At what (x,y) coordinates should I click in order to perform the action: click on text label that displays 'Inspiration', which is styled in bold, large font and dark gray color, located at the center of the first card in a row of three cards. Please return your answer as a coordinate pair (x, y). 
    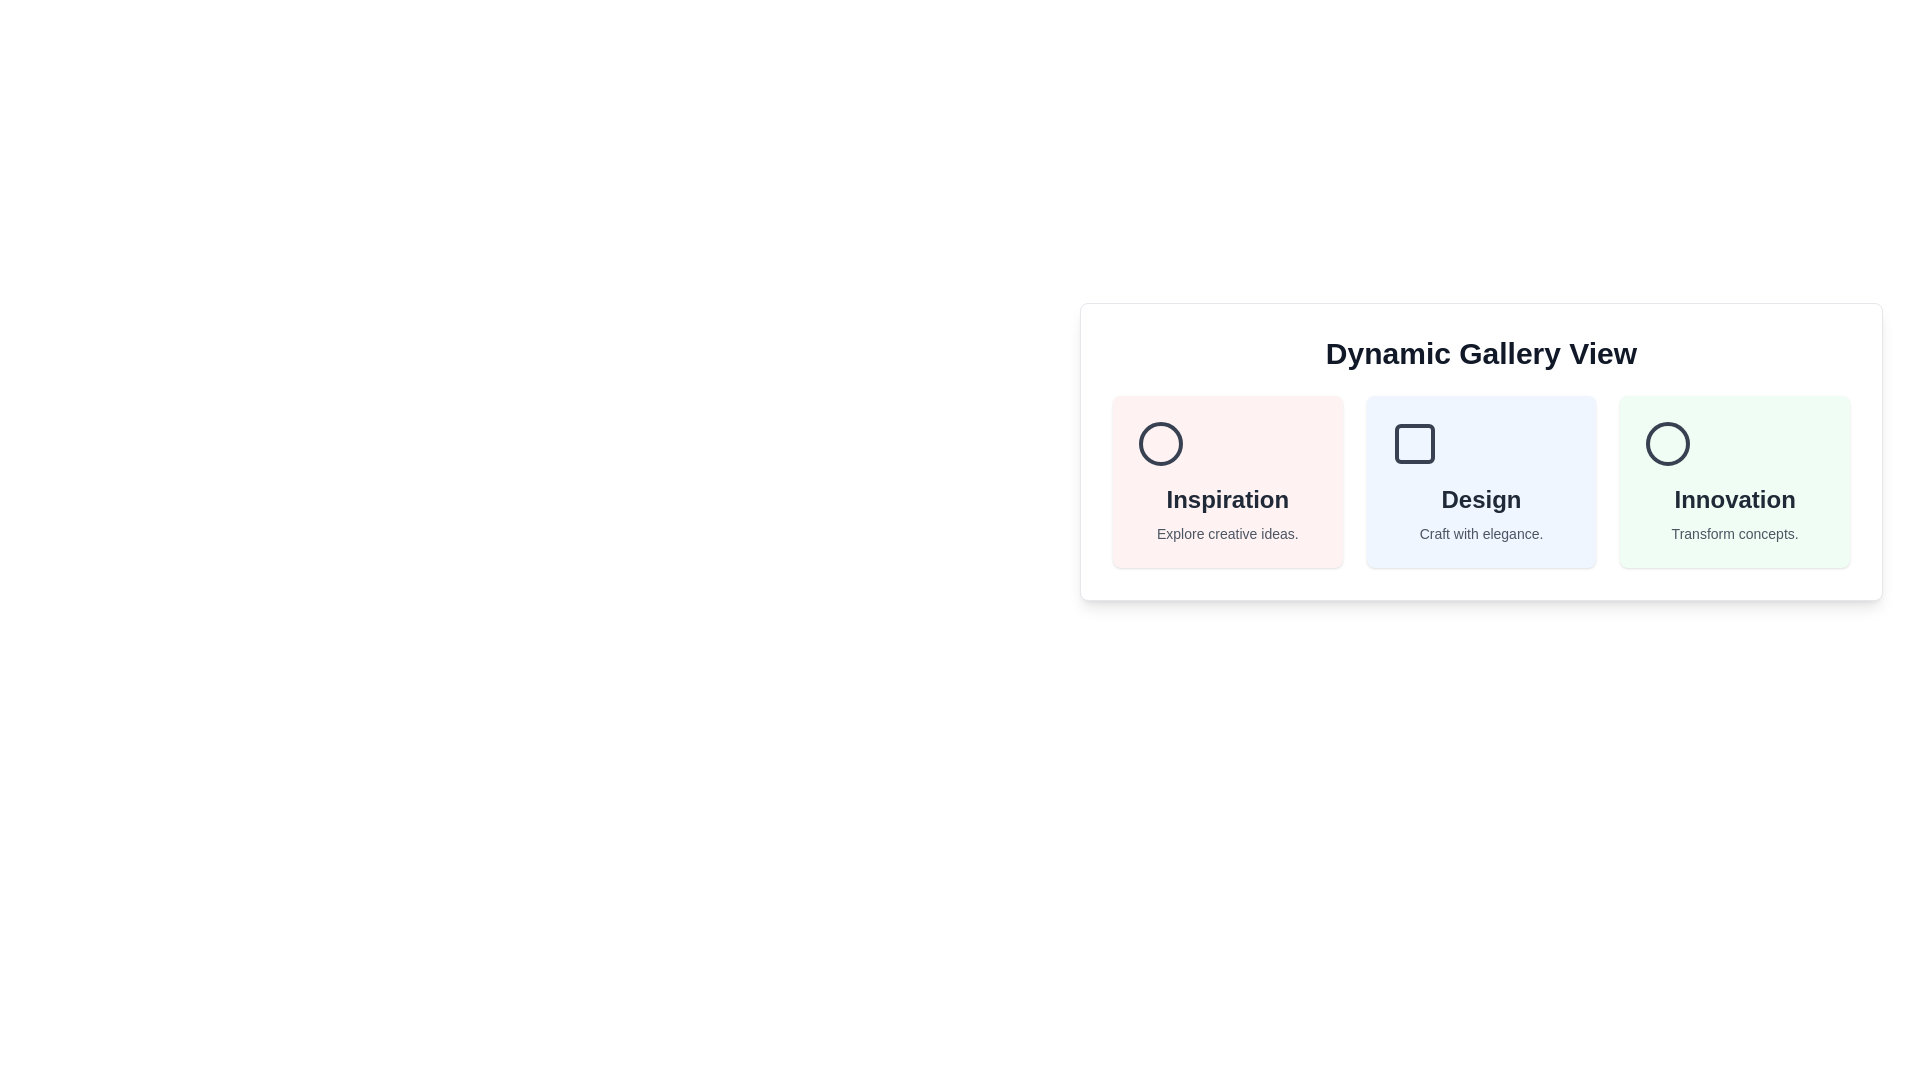
    Looking at the image, I should click on (1226, 499).